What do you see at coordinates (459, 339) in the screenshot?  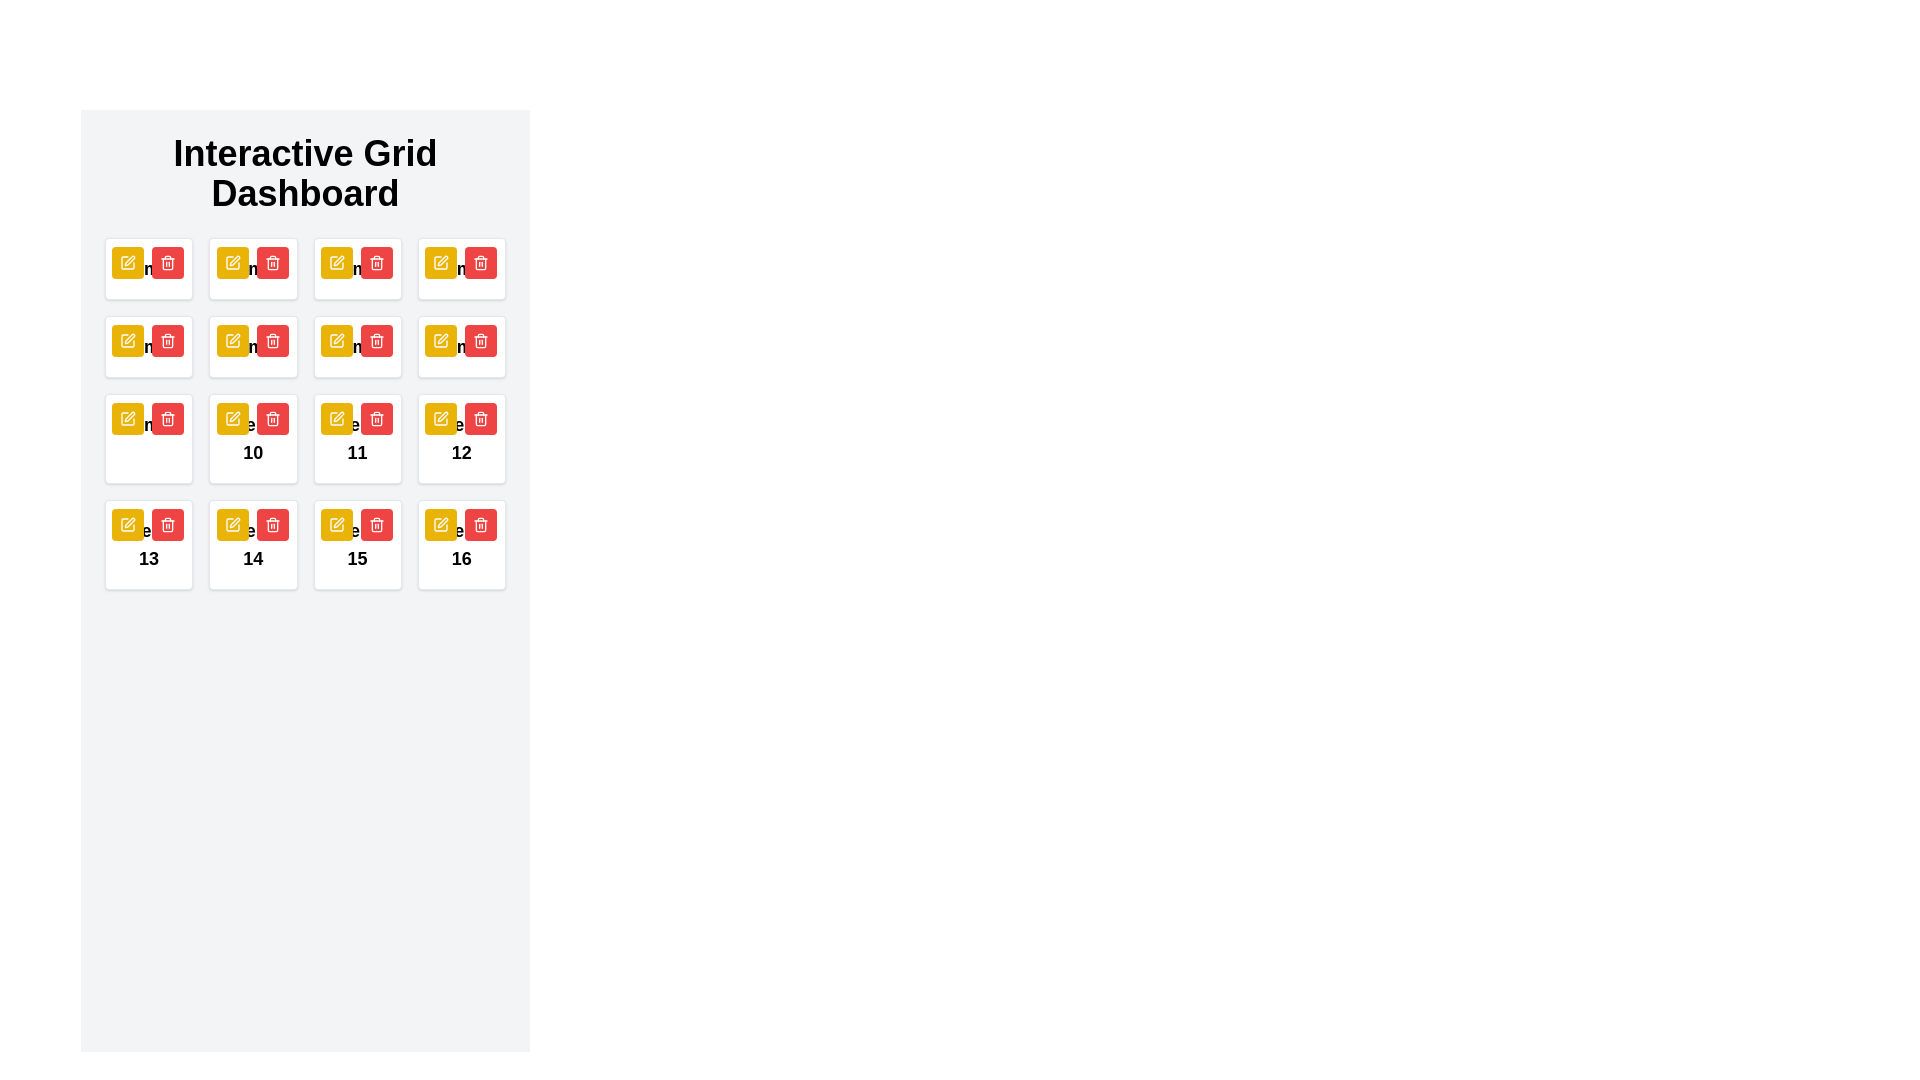 I see `the group of interactive buttons containing the yellow 'Edit' button and the red 'Delete' button located at the top-right corner of the card labeled 'Item 8'` at bounding box center [459, 339].